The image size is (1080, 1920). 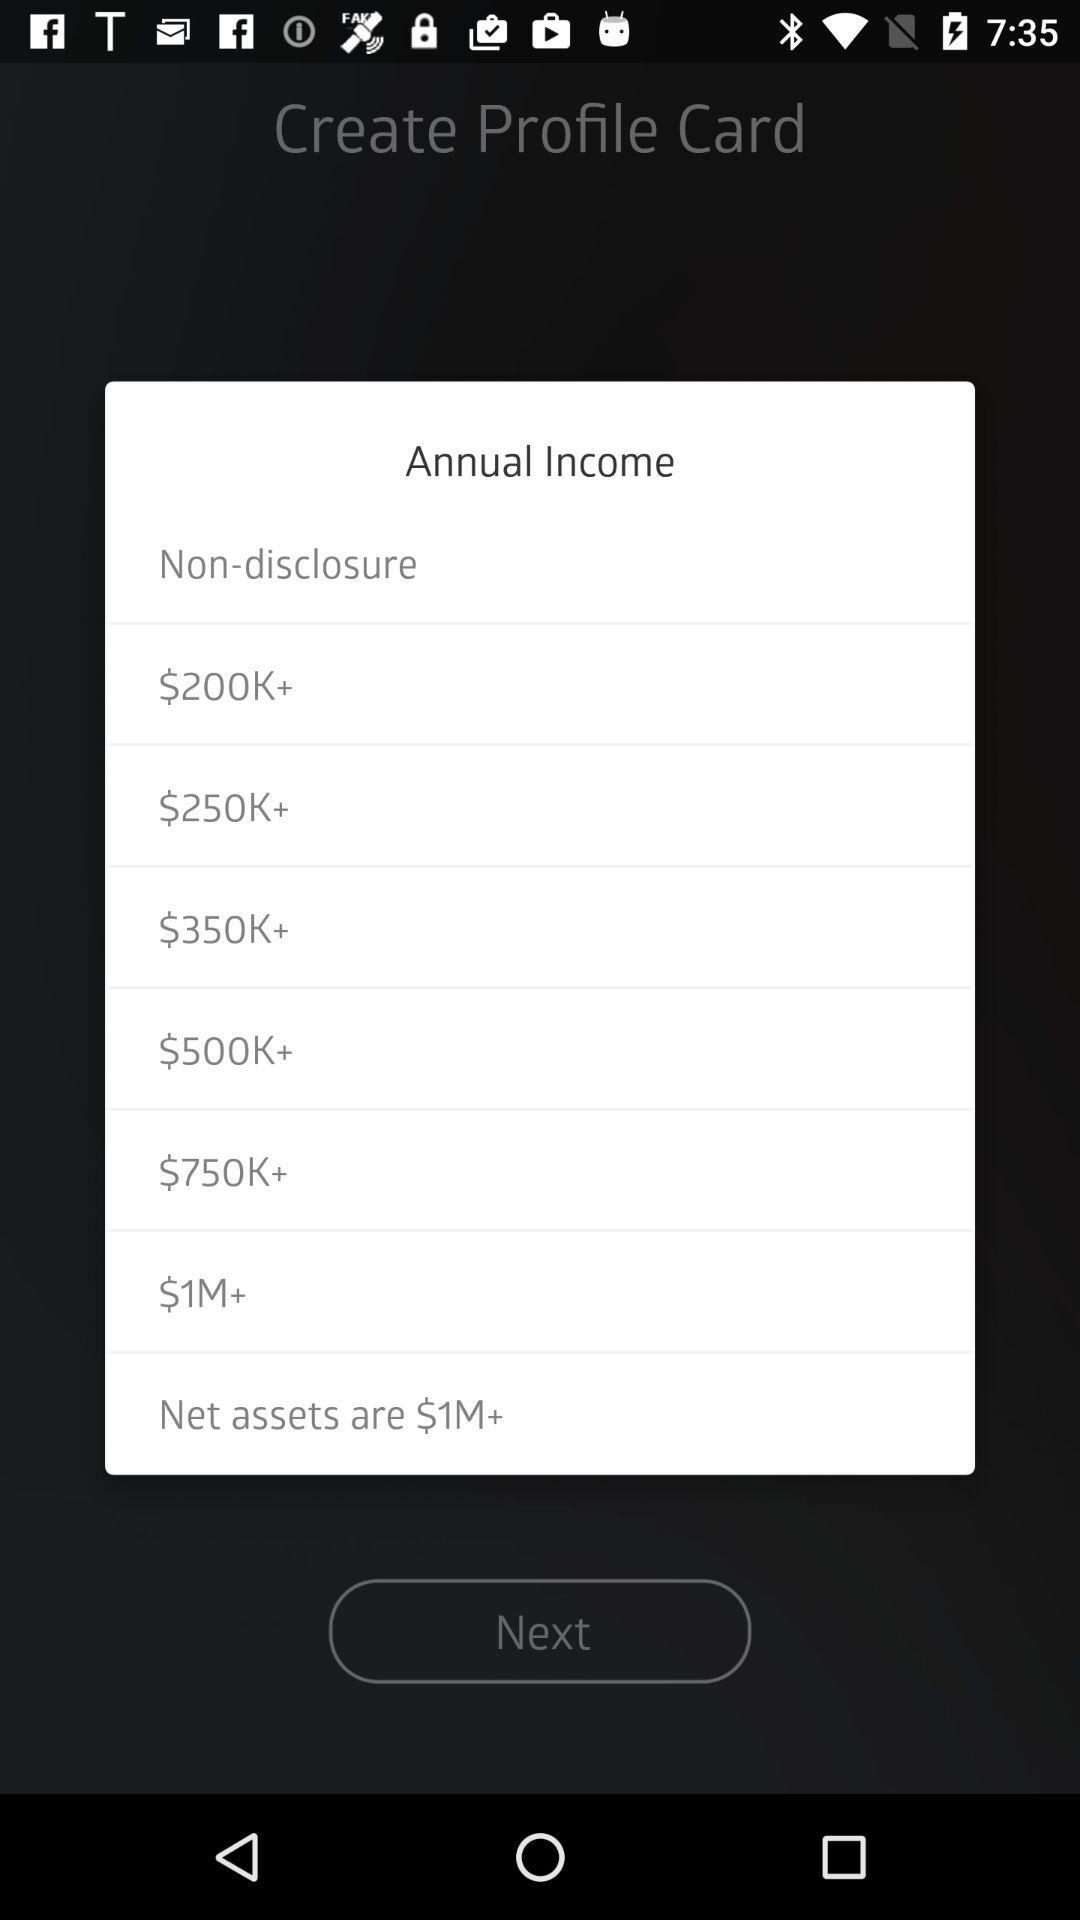 What do you see at coordinates (540, 1047) in the screenshot?
I see `$500k+` at bounding box center [540, 1047].